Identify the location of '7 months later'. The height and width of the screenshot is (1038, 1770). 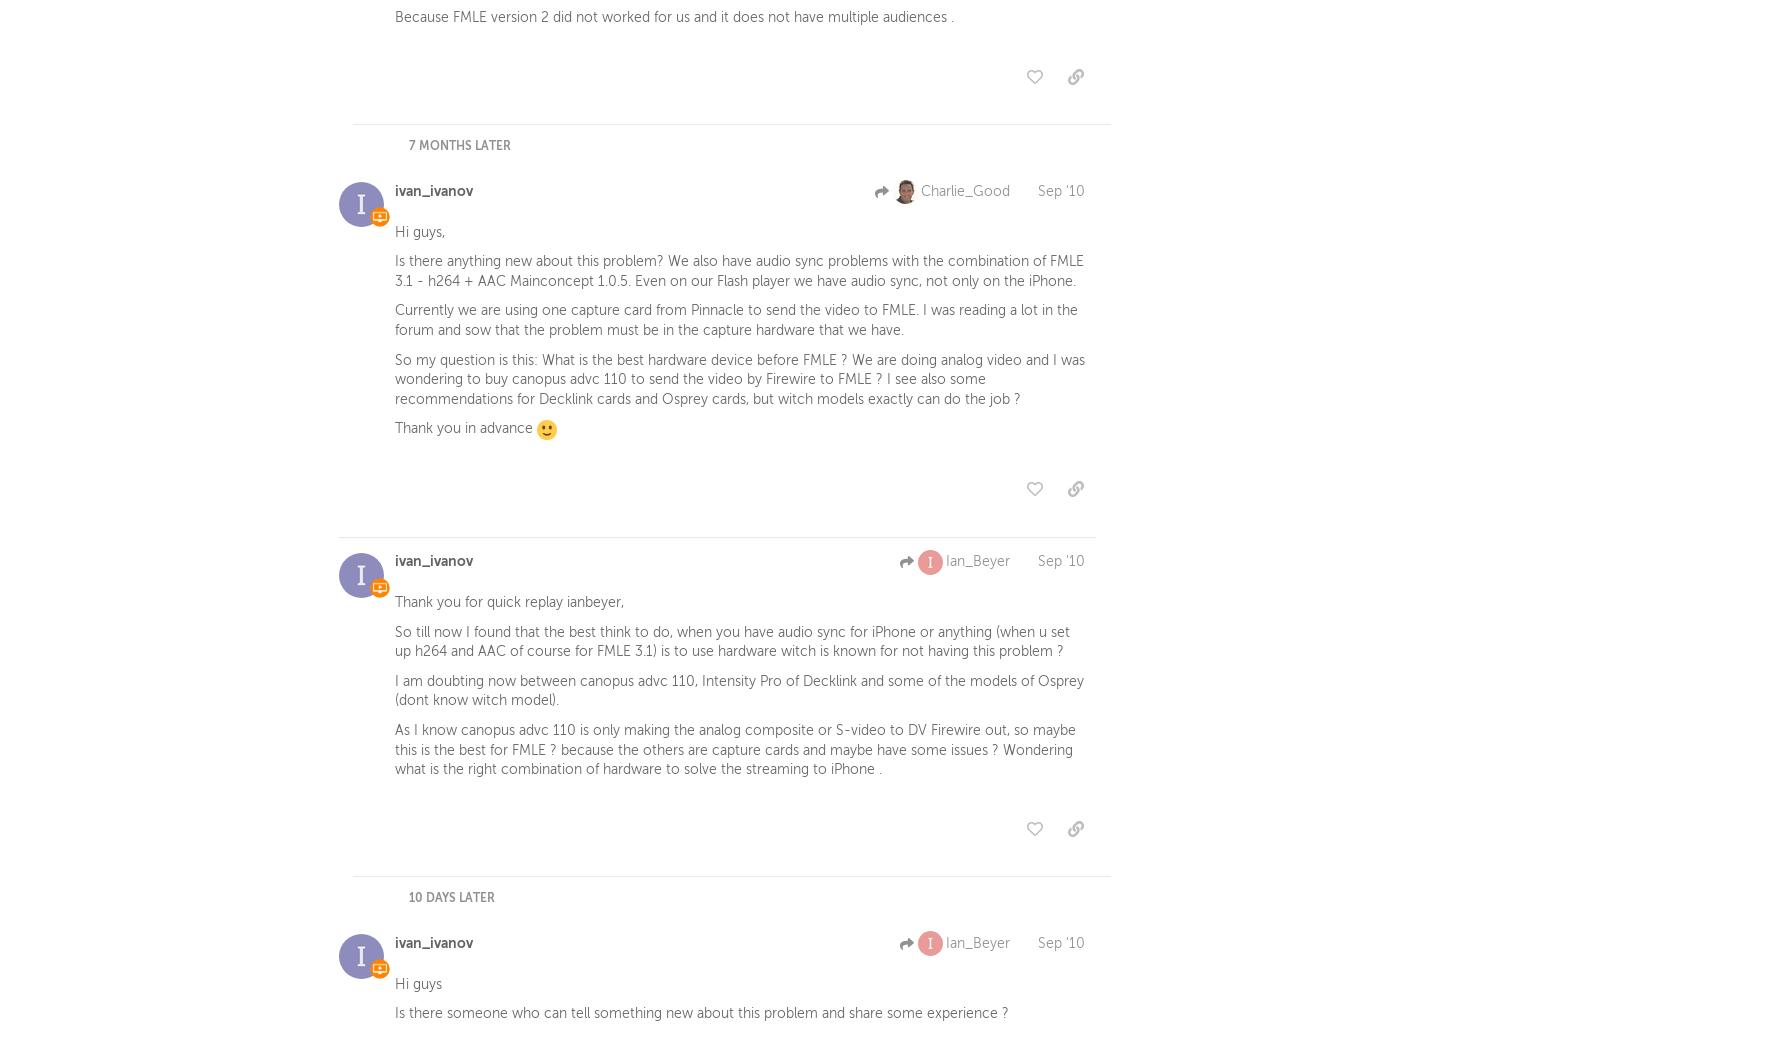
(460, 148).